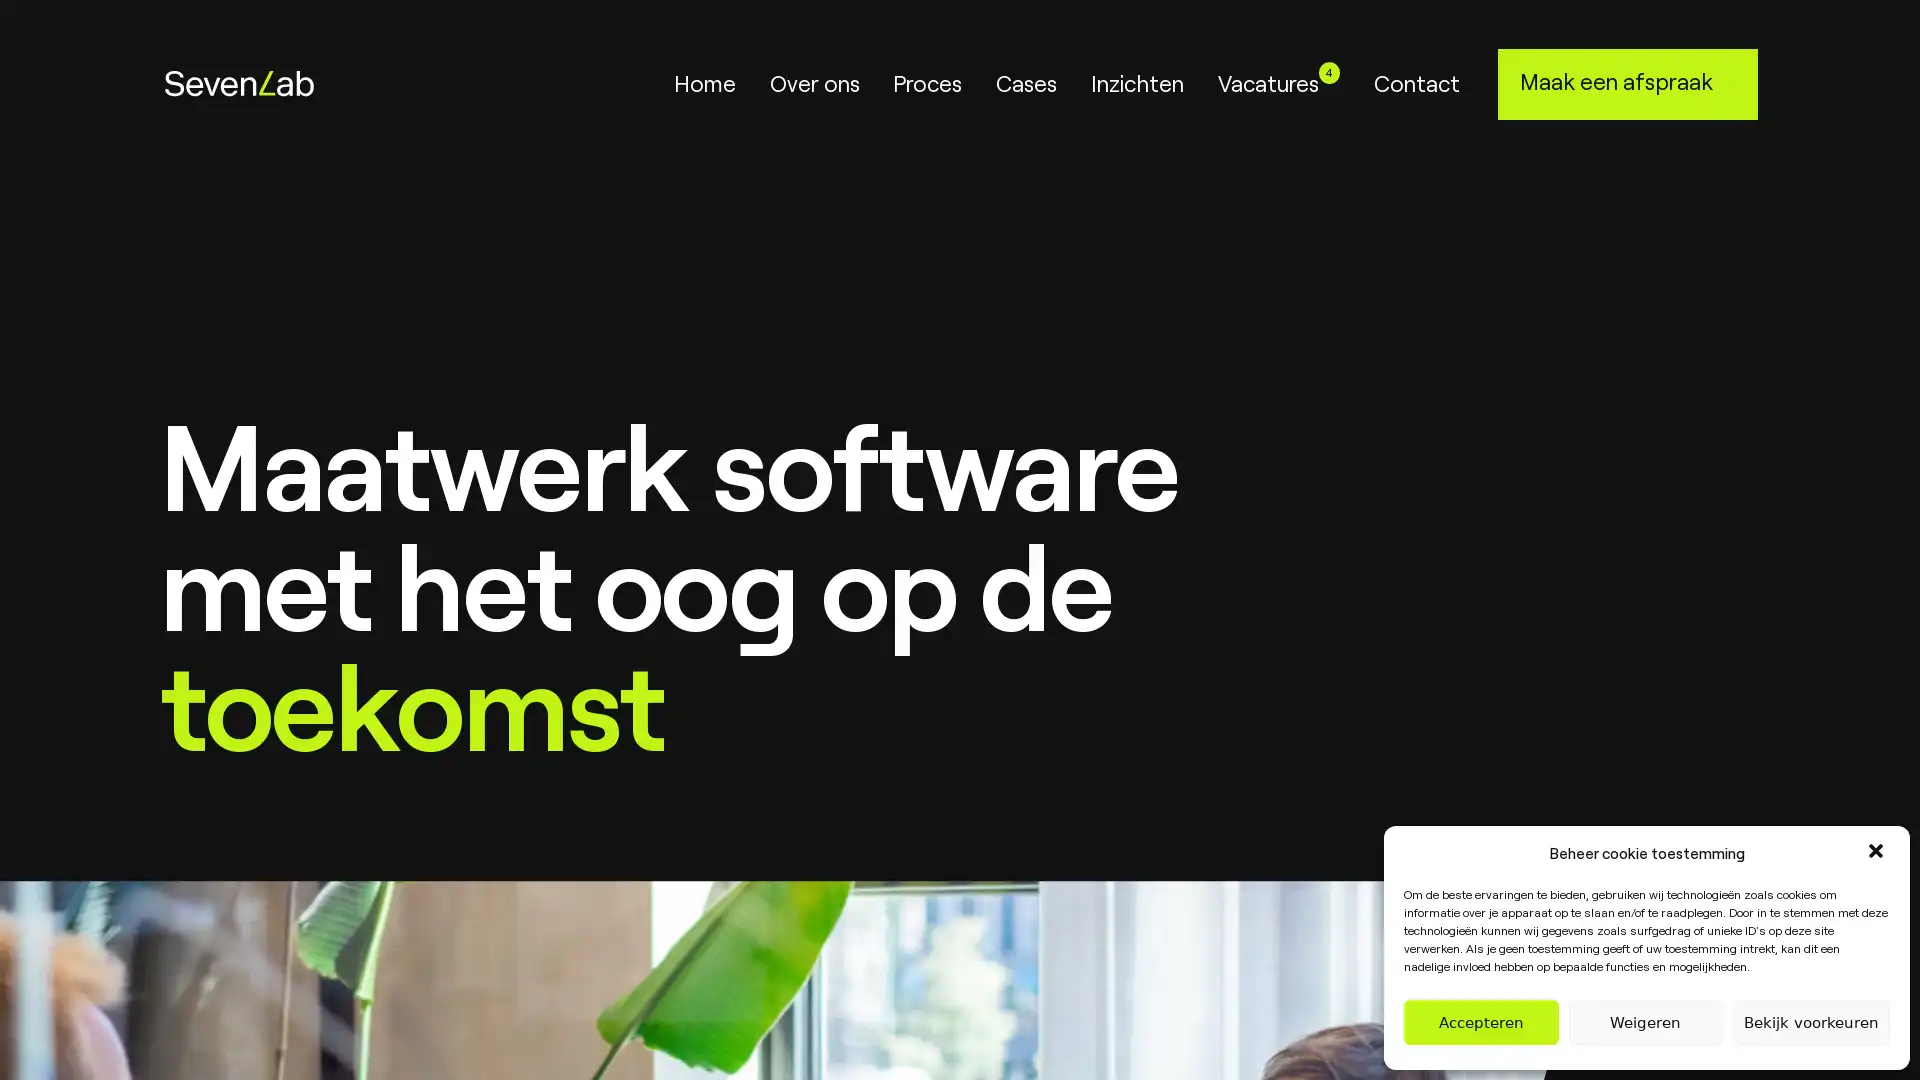  What do you see at coordinates (1481, 1022) in the screenshot?
I see `Accepteren` at bounding box center [1481, 1022].